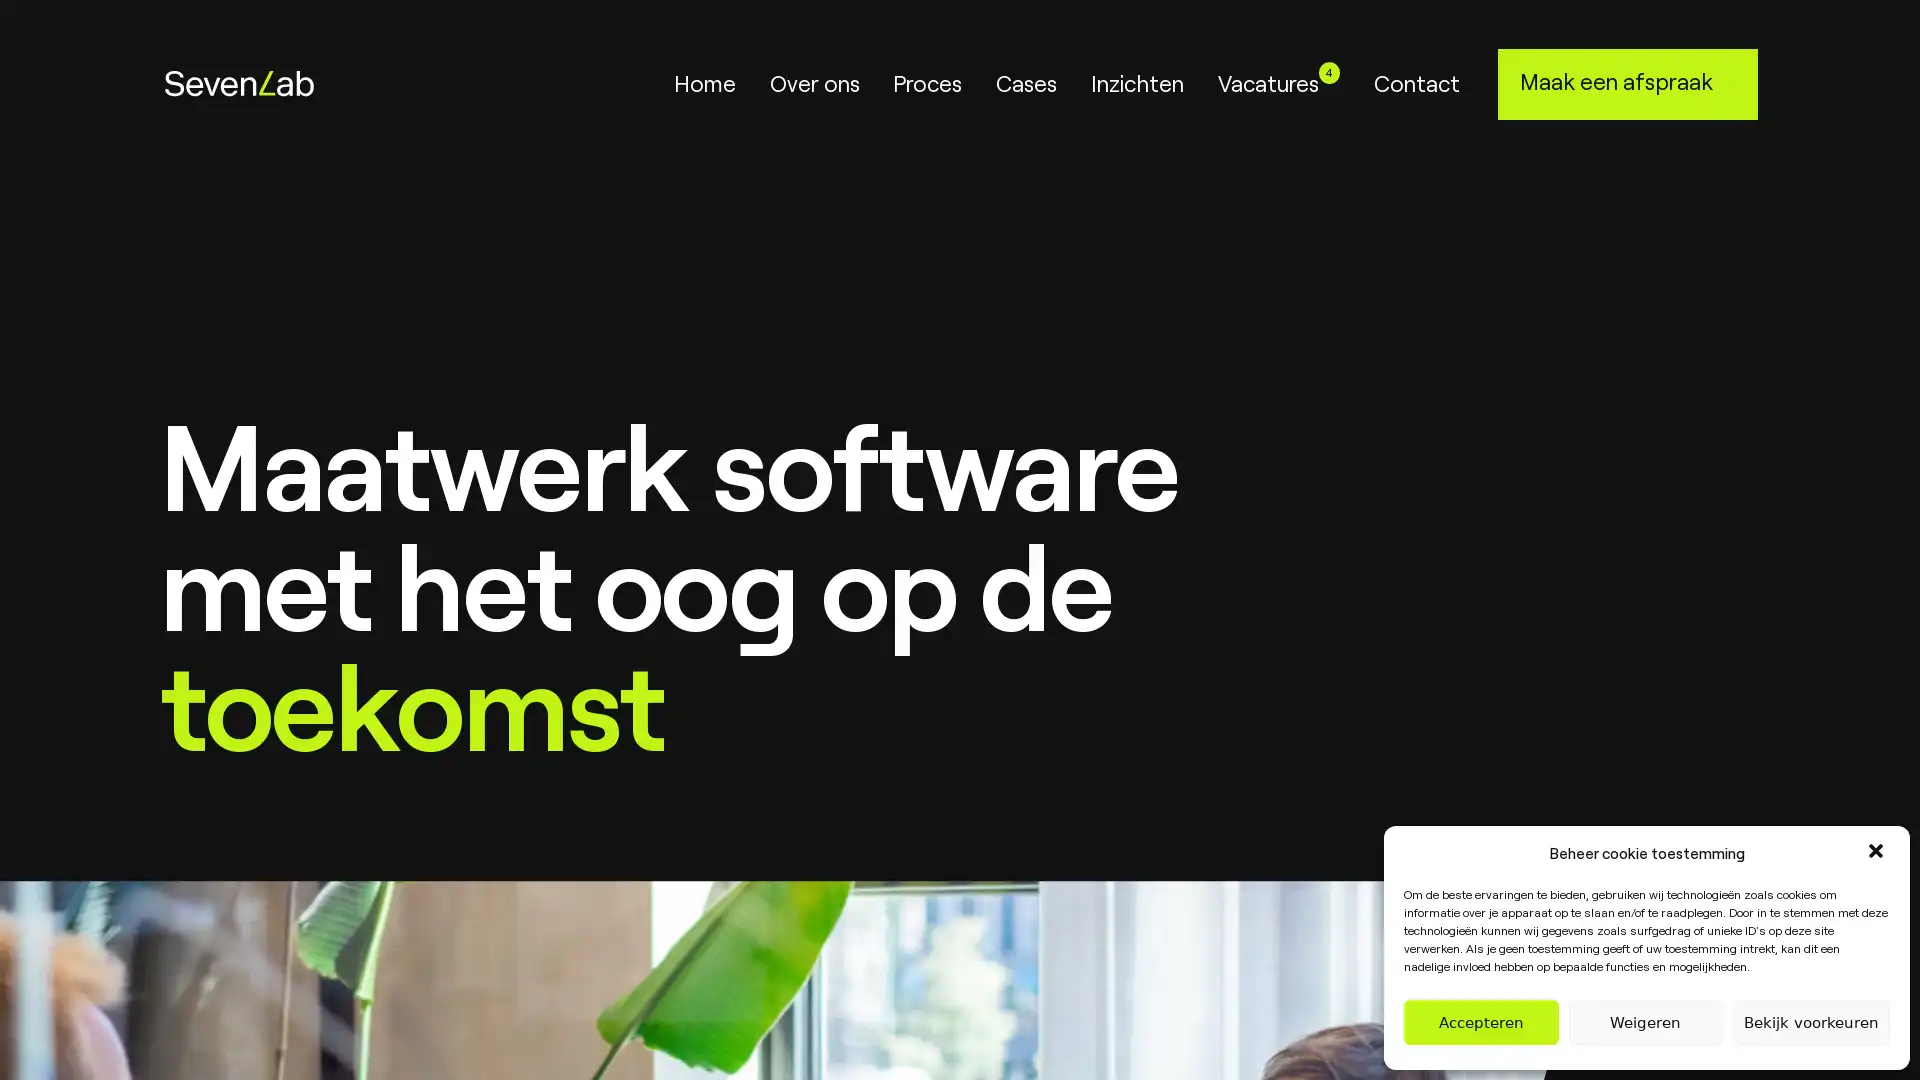  What do you see at coordinates (1481, 1022) in the screenshot?
I see `Accepteren` at bounding box center [1481, 1022].